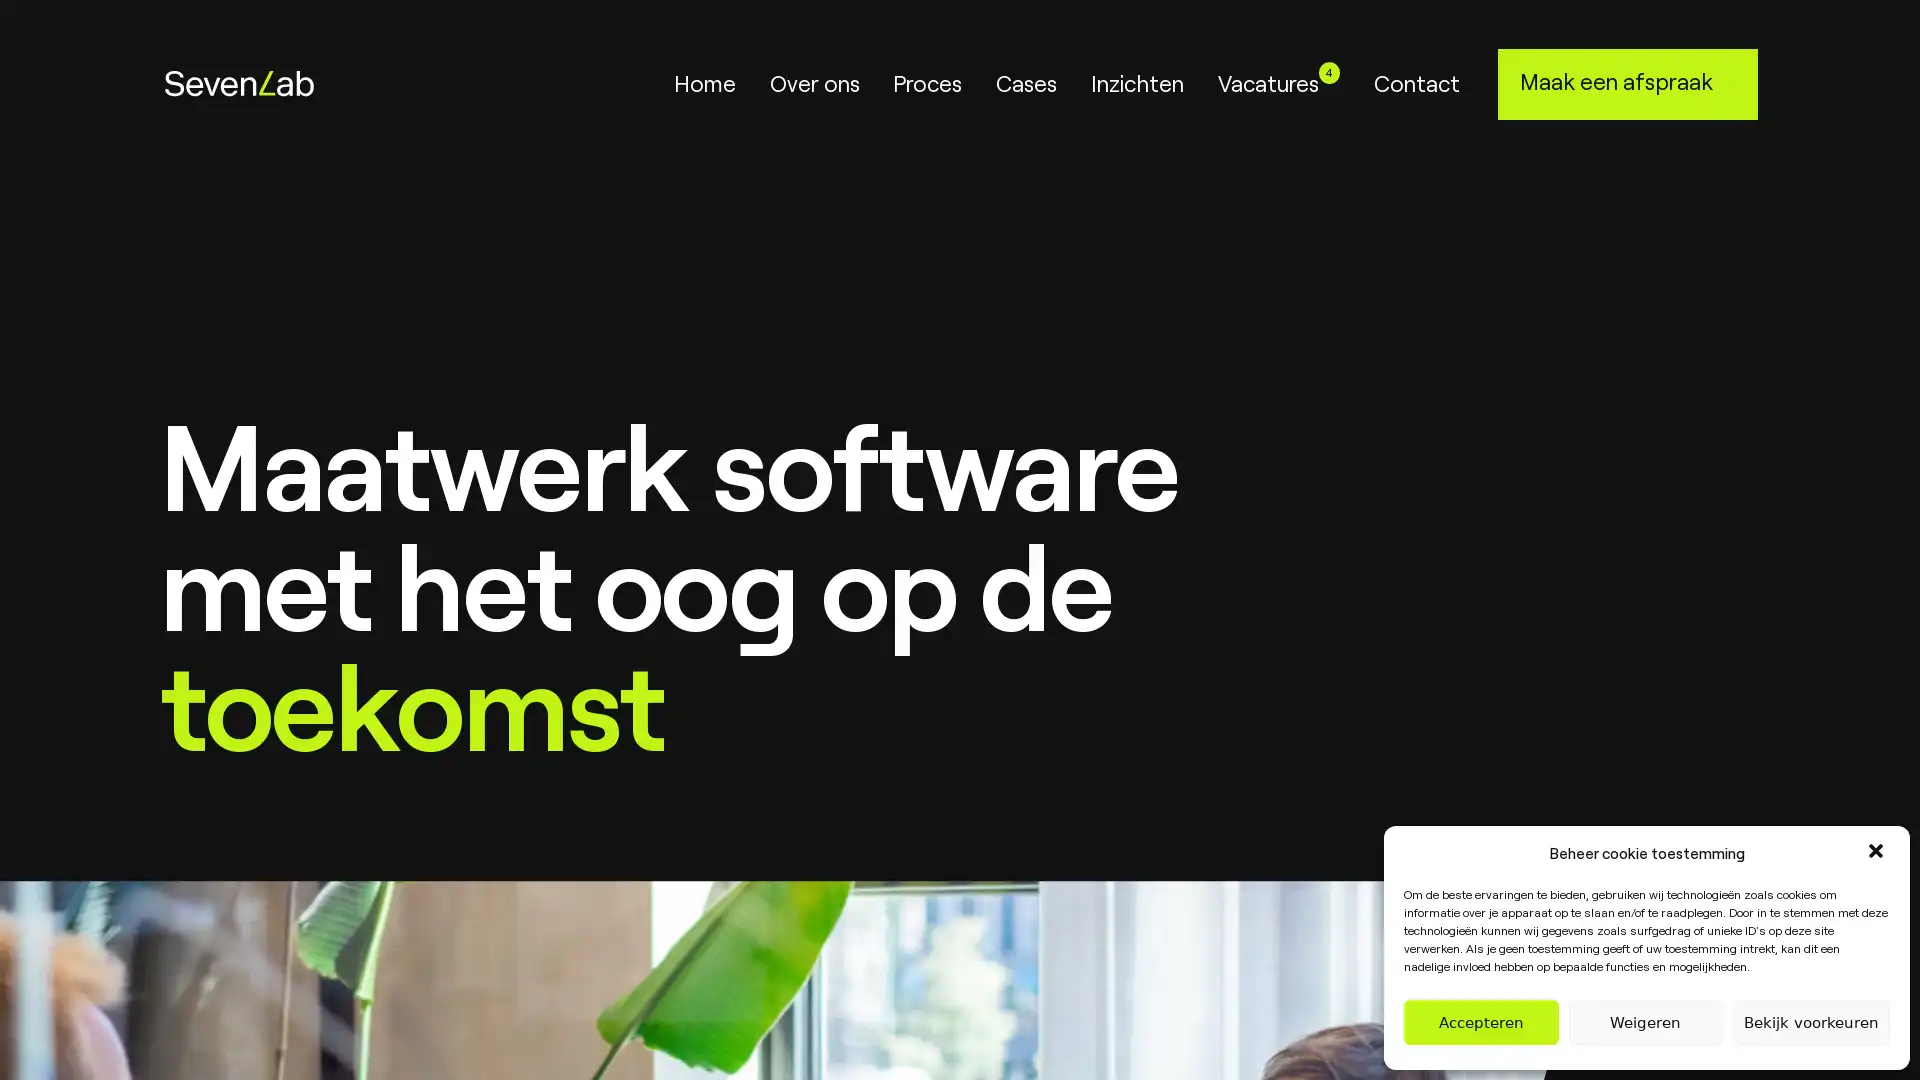  What do you see at coordinates (1481, 1022) in the screenshot?
I see `Accepteren` at bounding box center [1481, 1022].